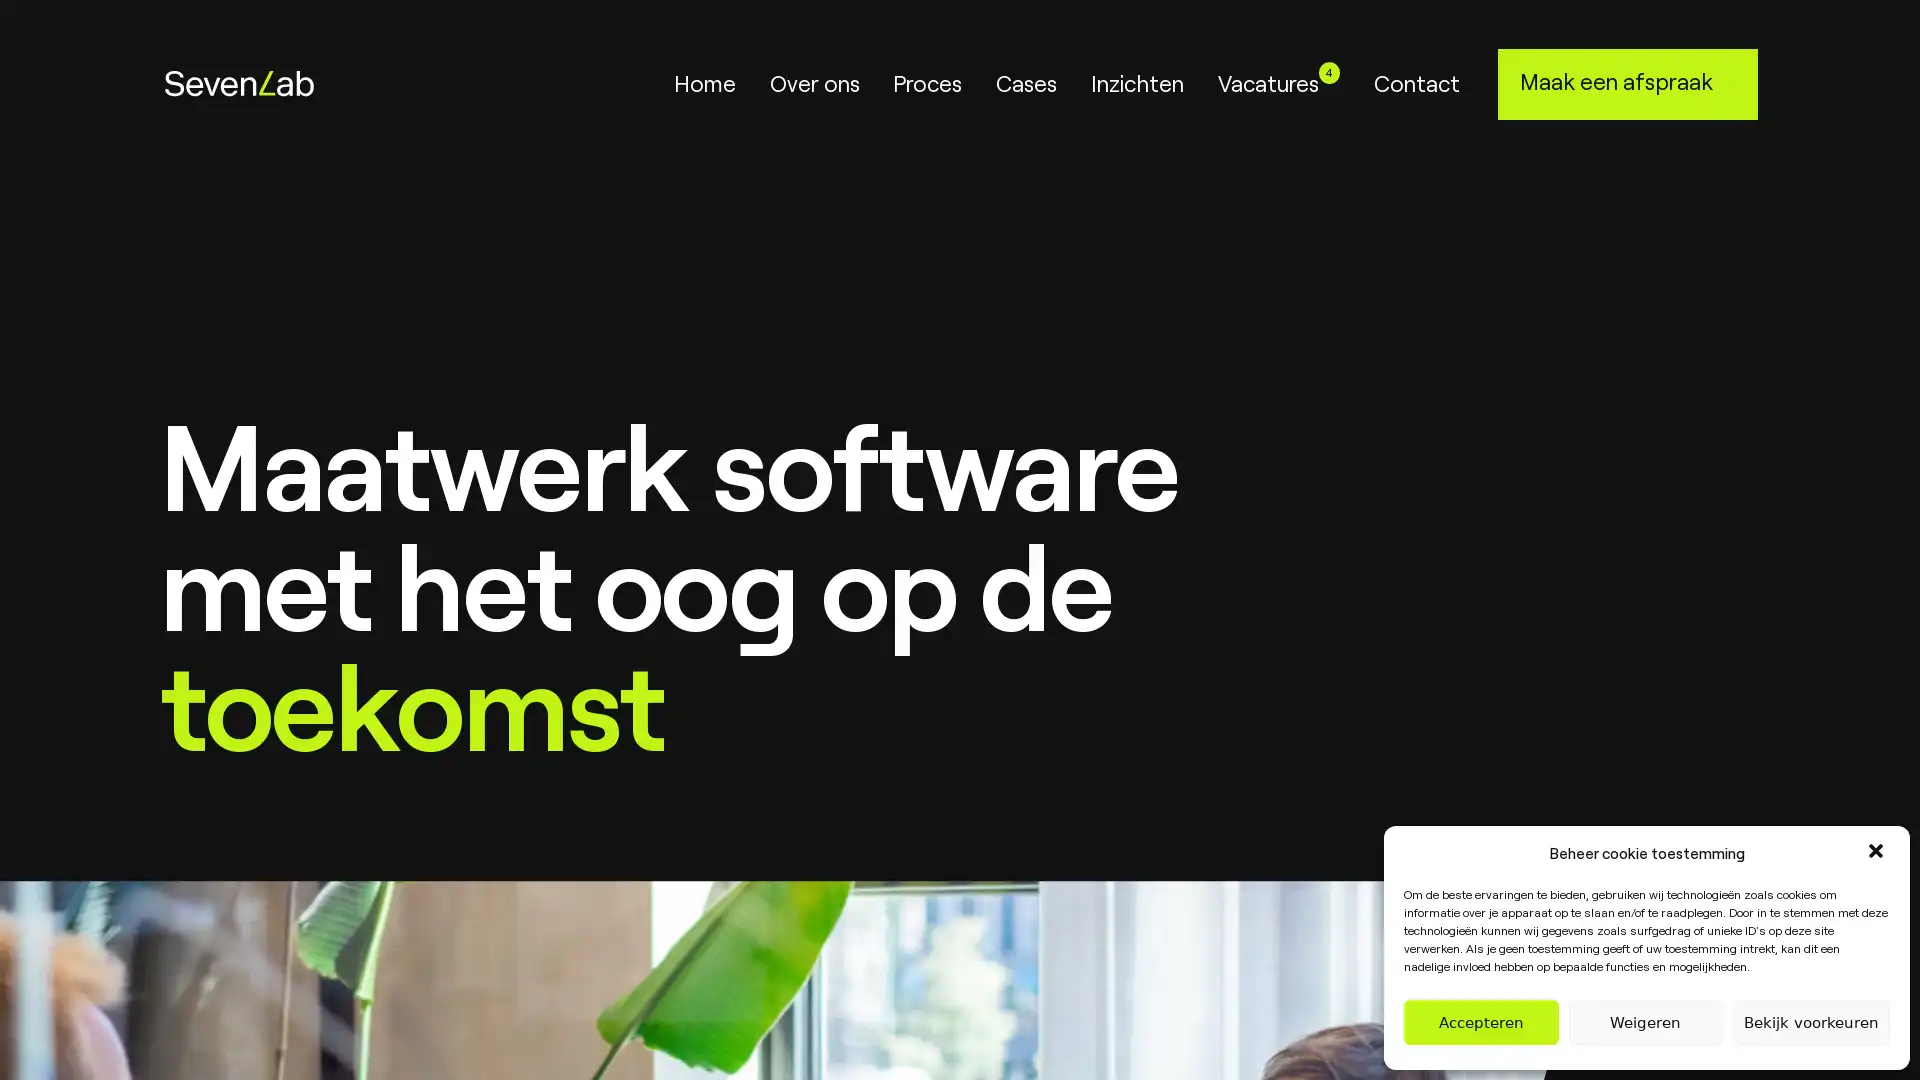  What do you see at coordinates (1481, 1022) in the screenshot?
I see `Accepteren` at bounding box center [1481, 1022].